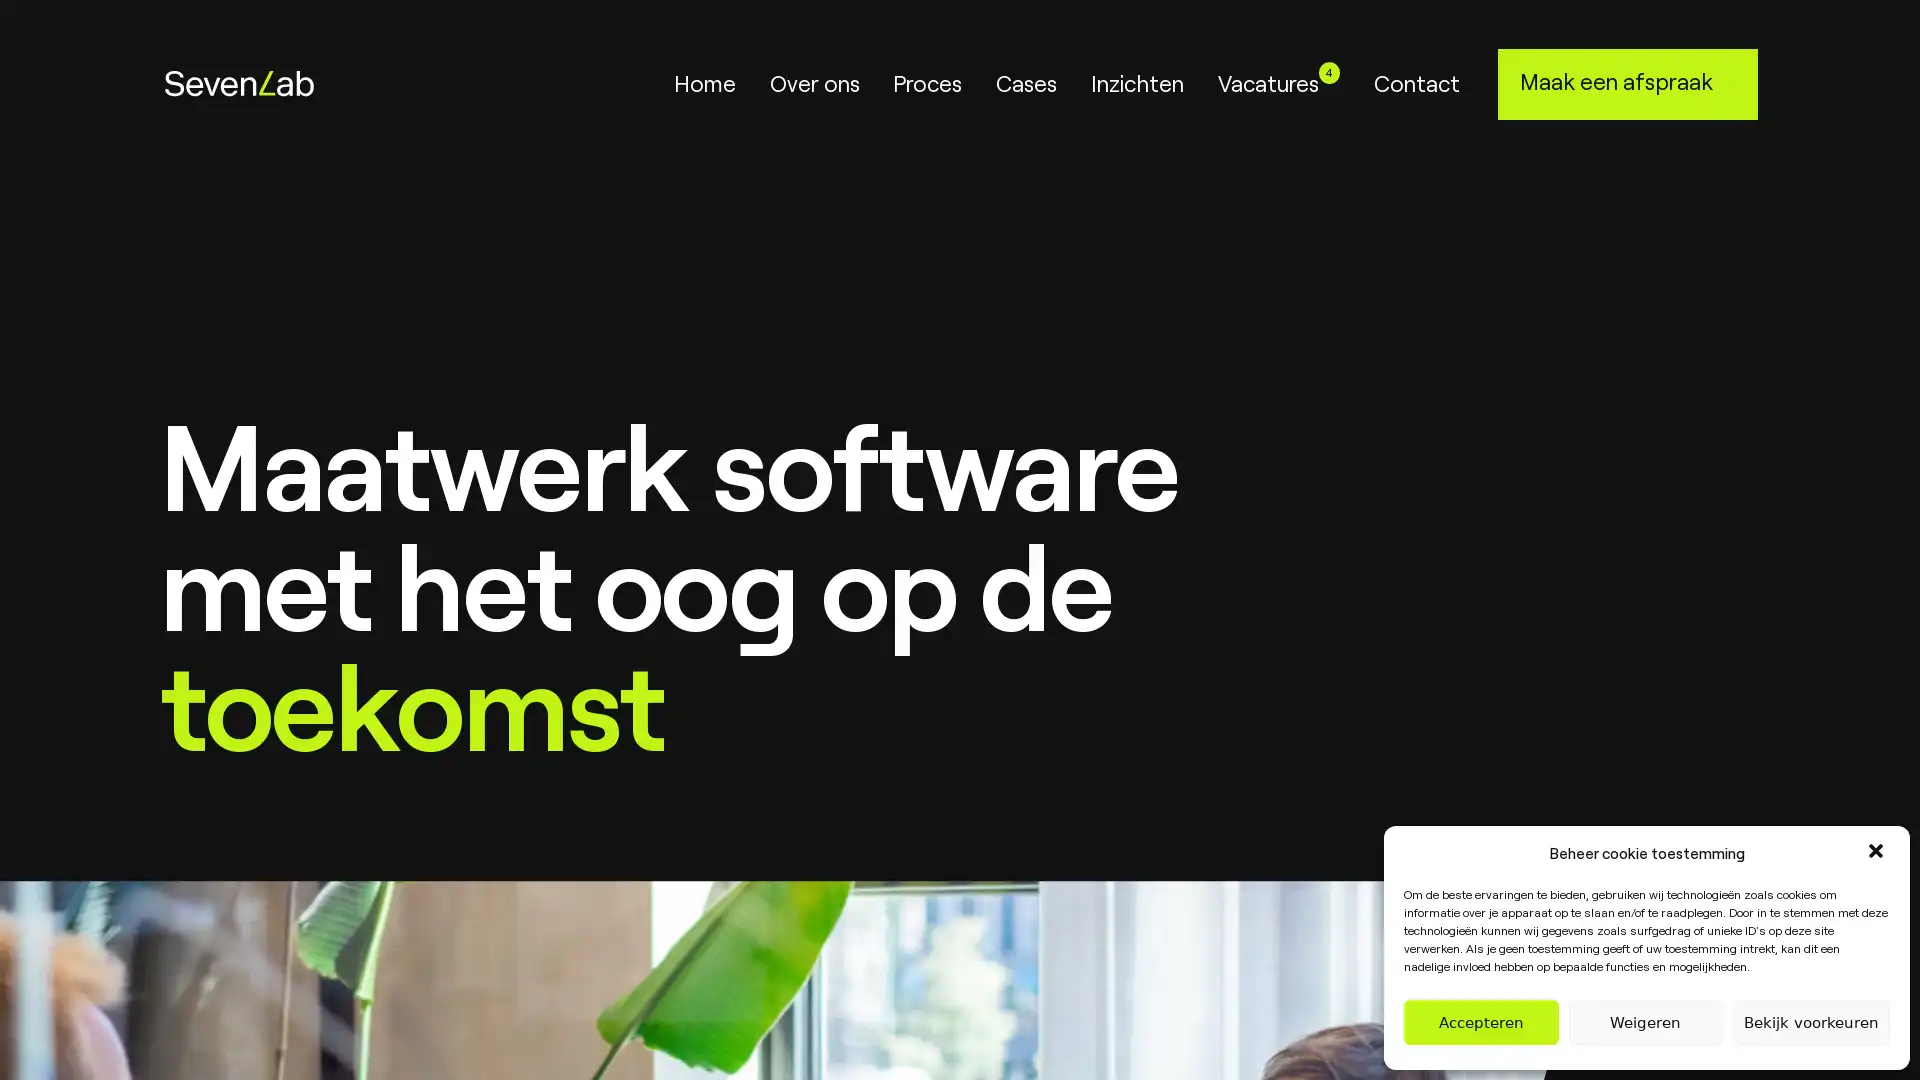  What do you see at coordinates (1481, 1022) in the screenshot?
I see `Accepteren` at bounding box center [1481, 1022].